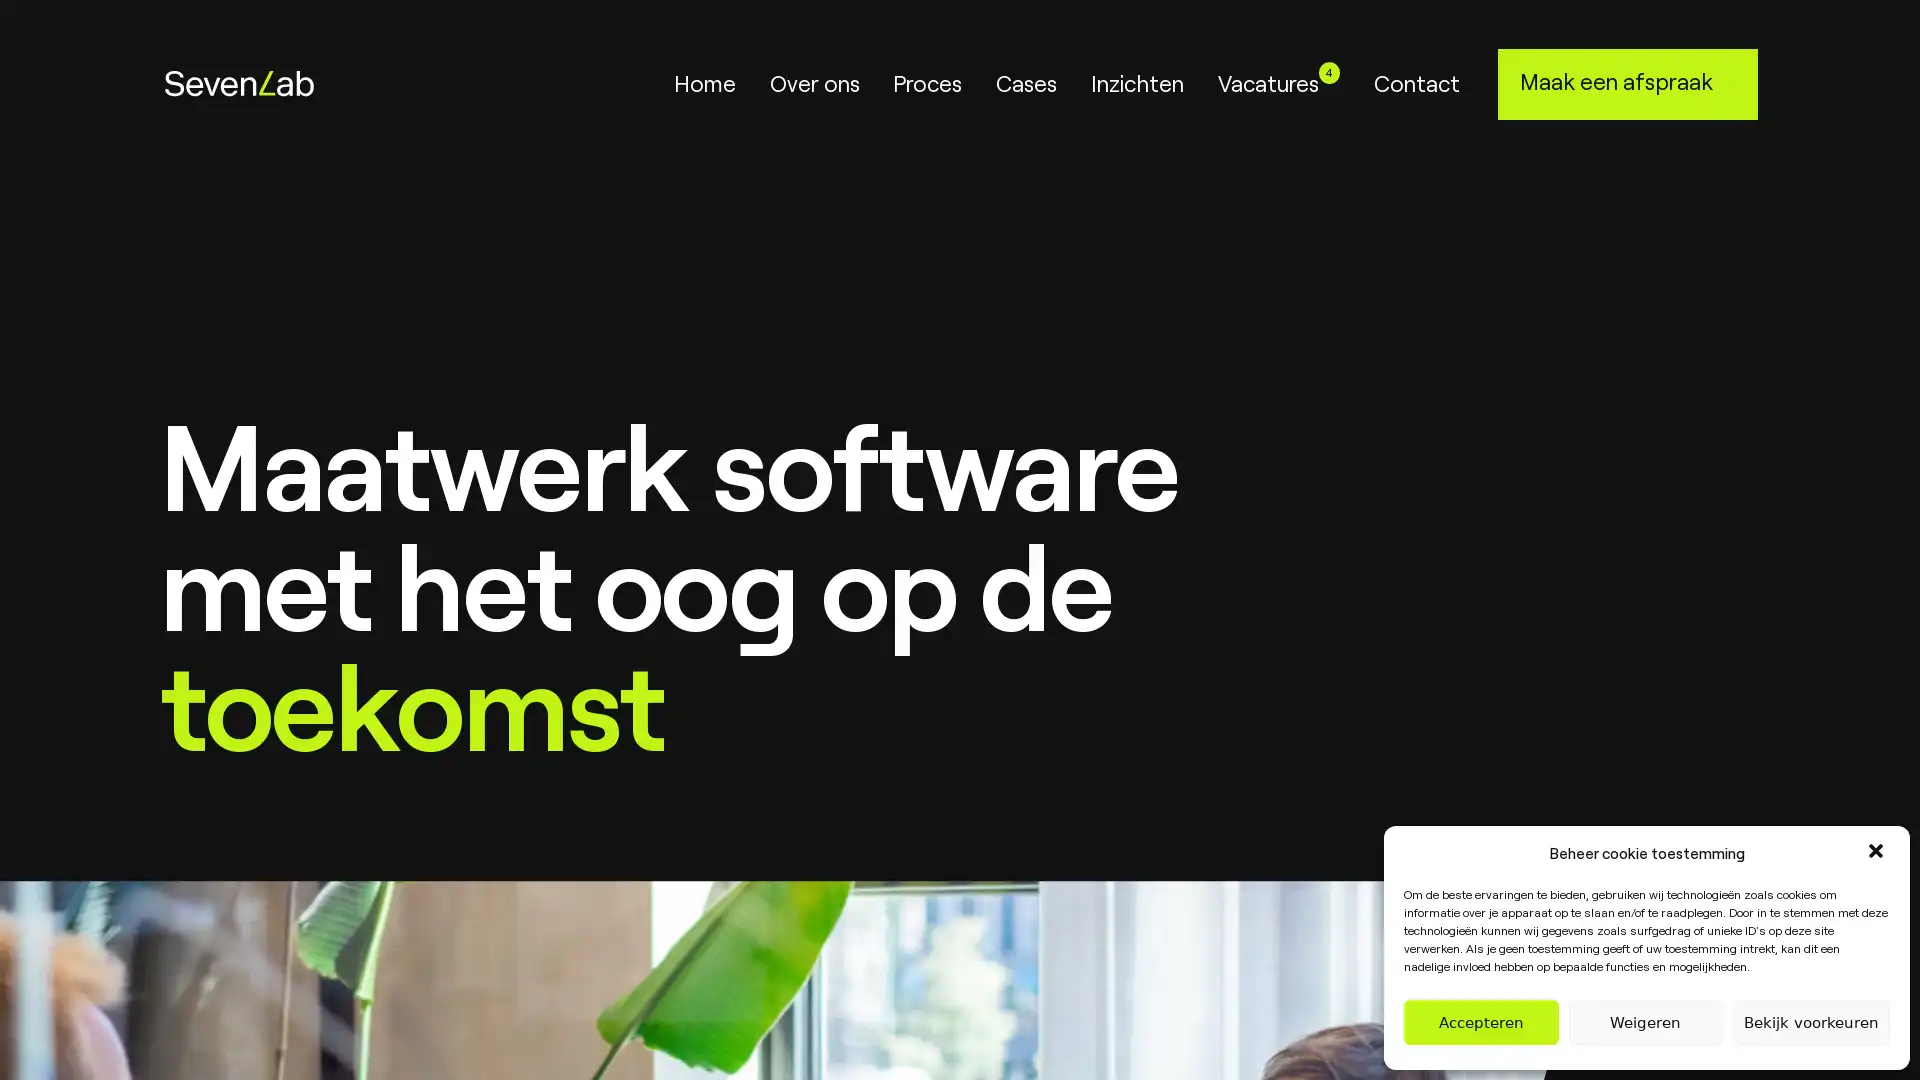  What do you see at coordinates (1481, 1022) in the screenshot?
I see `Accepteren` at bounding box center [1481, 1022].